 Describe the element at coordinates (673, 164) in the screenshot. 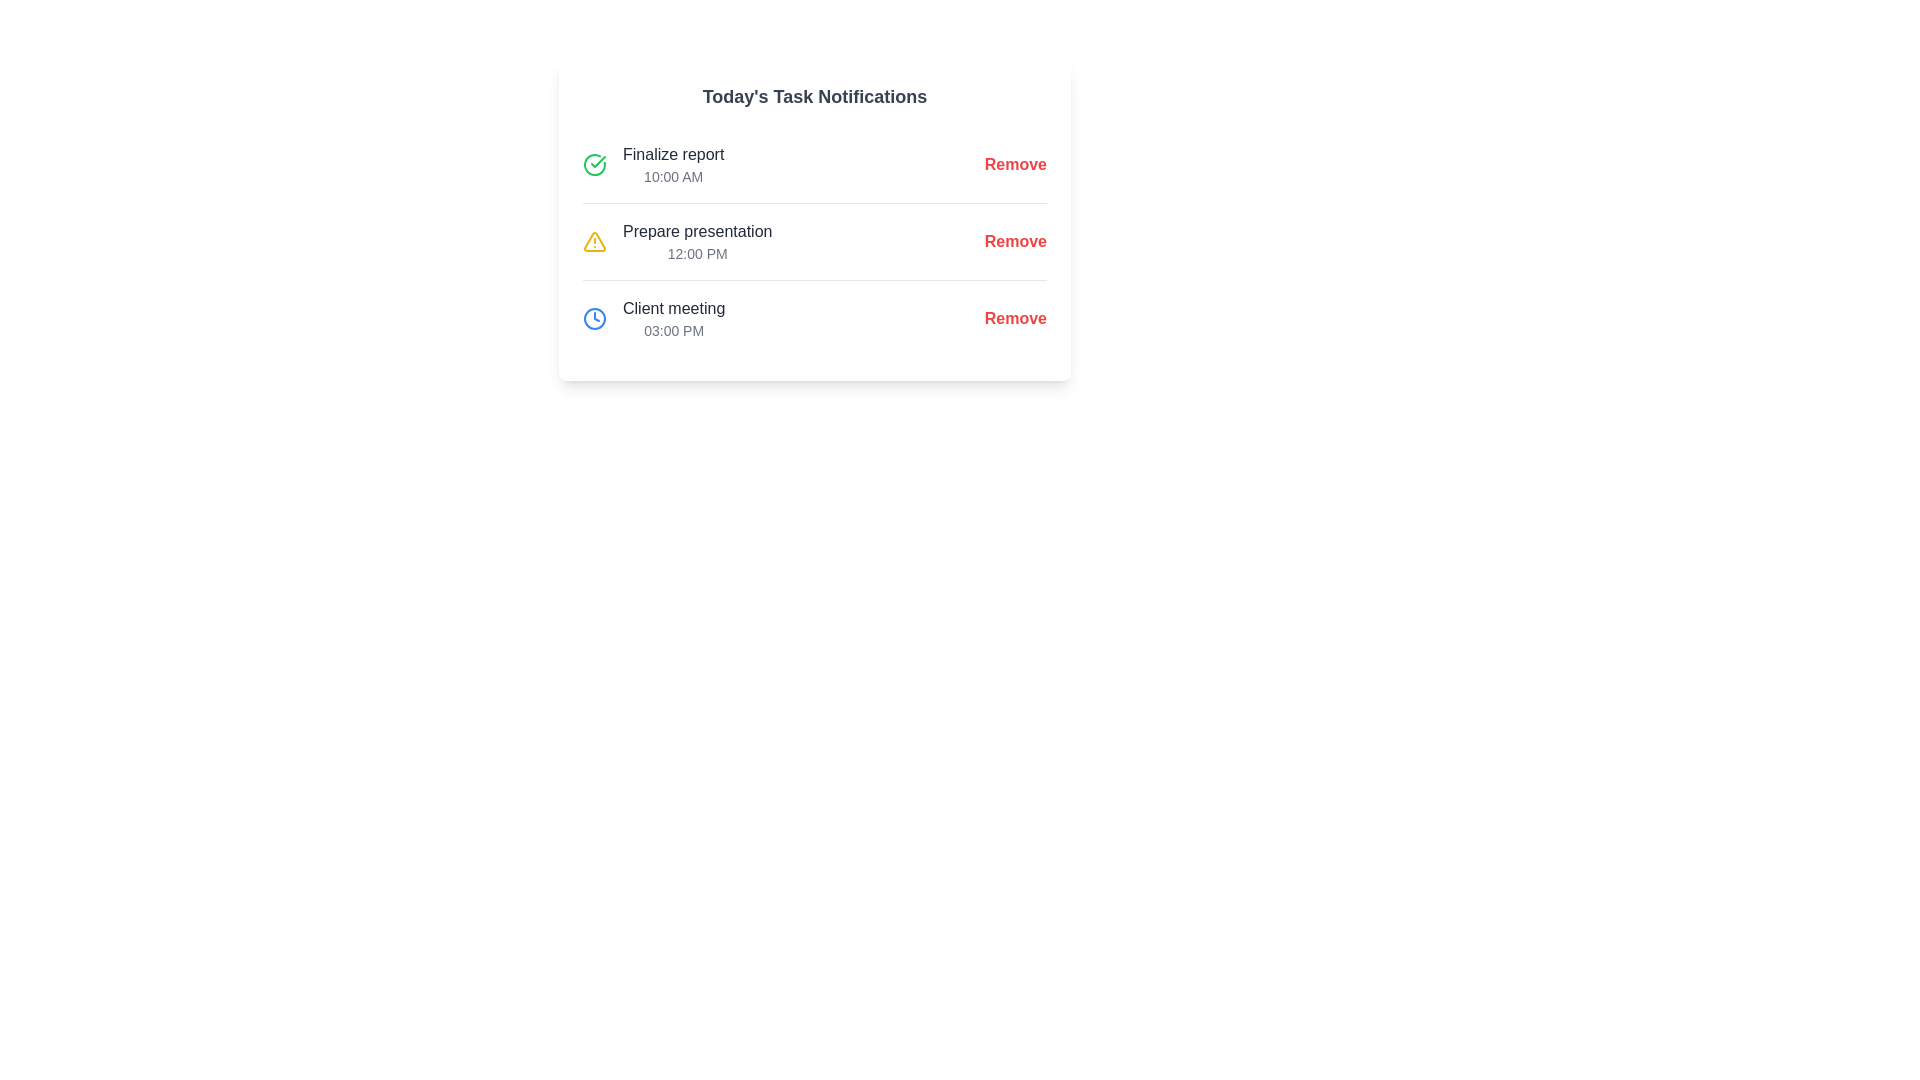

I see `the task notification text display located in the first row of today's task notifications, positioned to the right of a circular green checkmark icon` at that location.